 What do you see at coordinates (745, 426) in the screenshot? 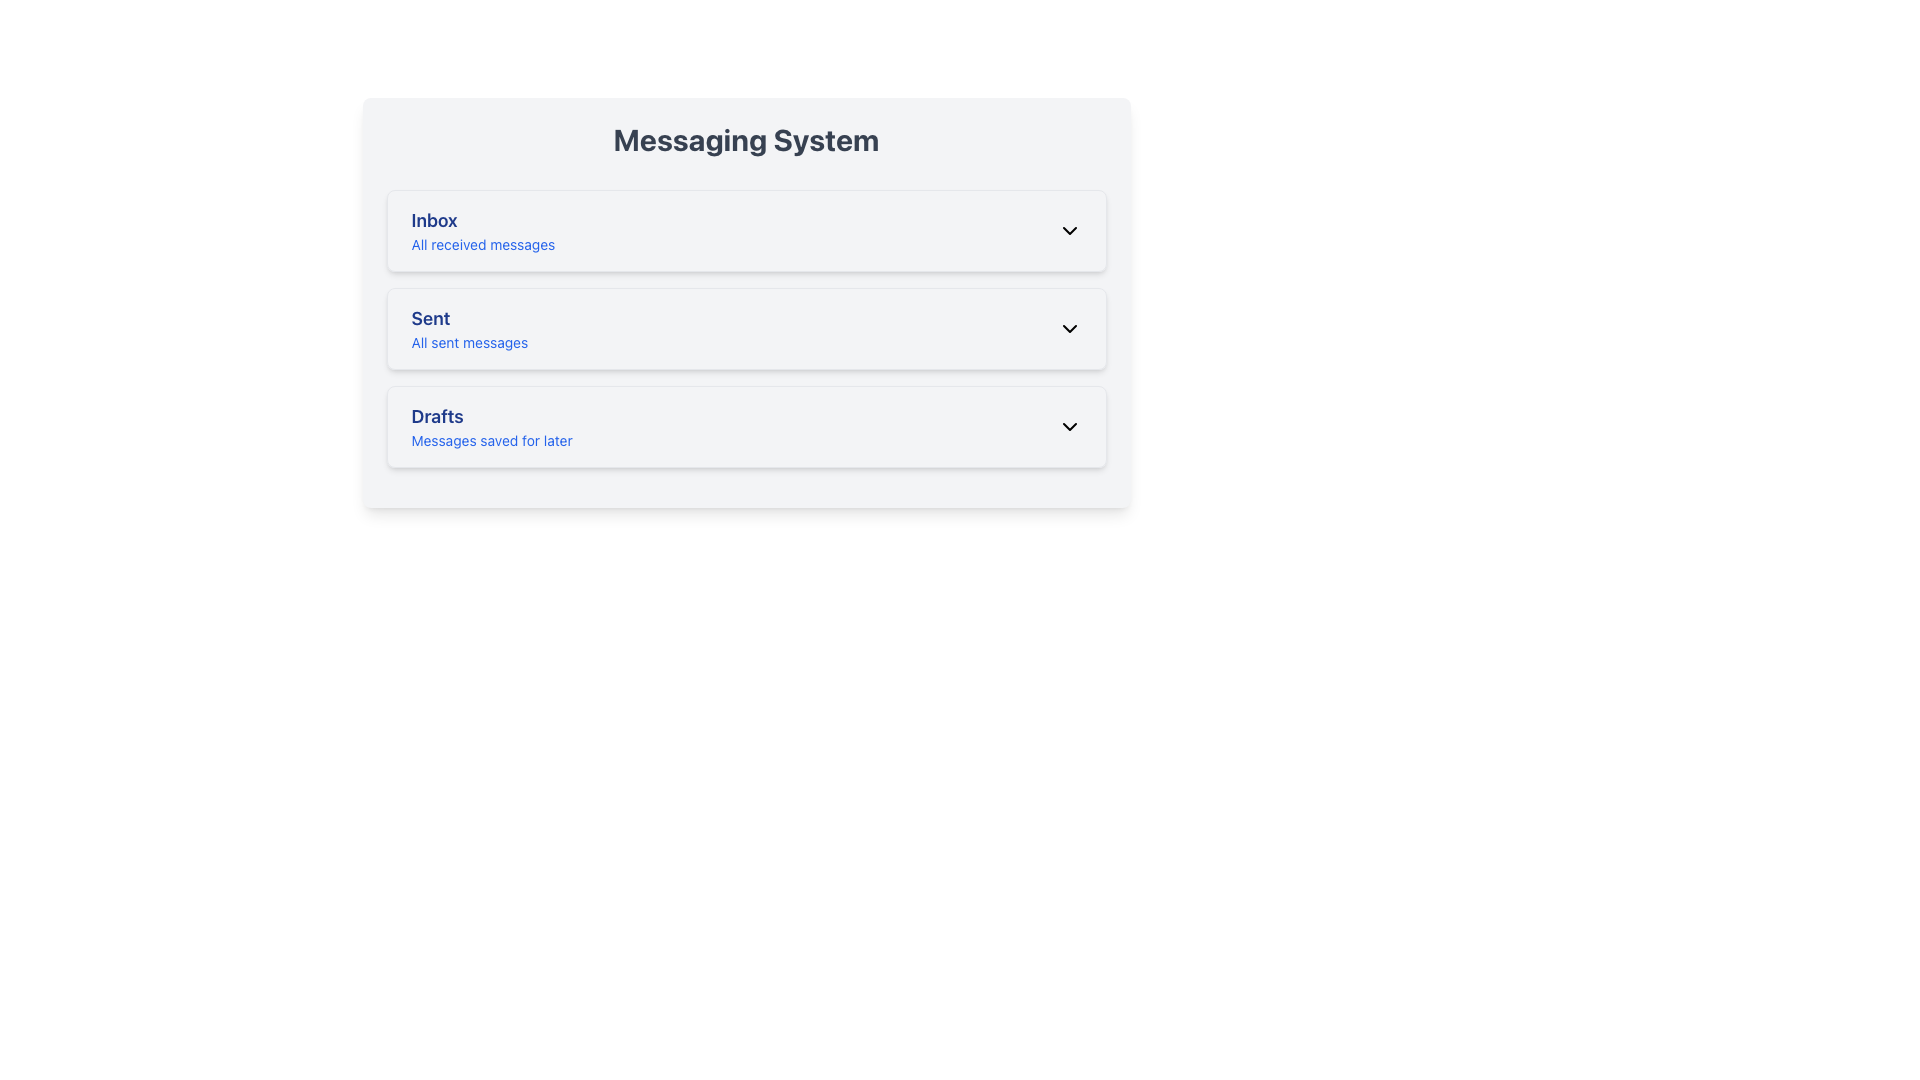
I see `the 'Drafts' collapsible list item in the Messaging System` at bounding box center [745, 426].